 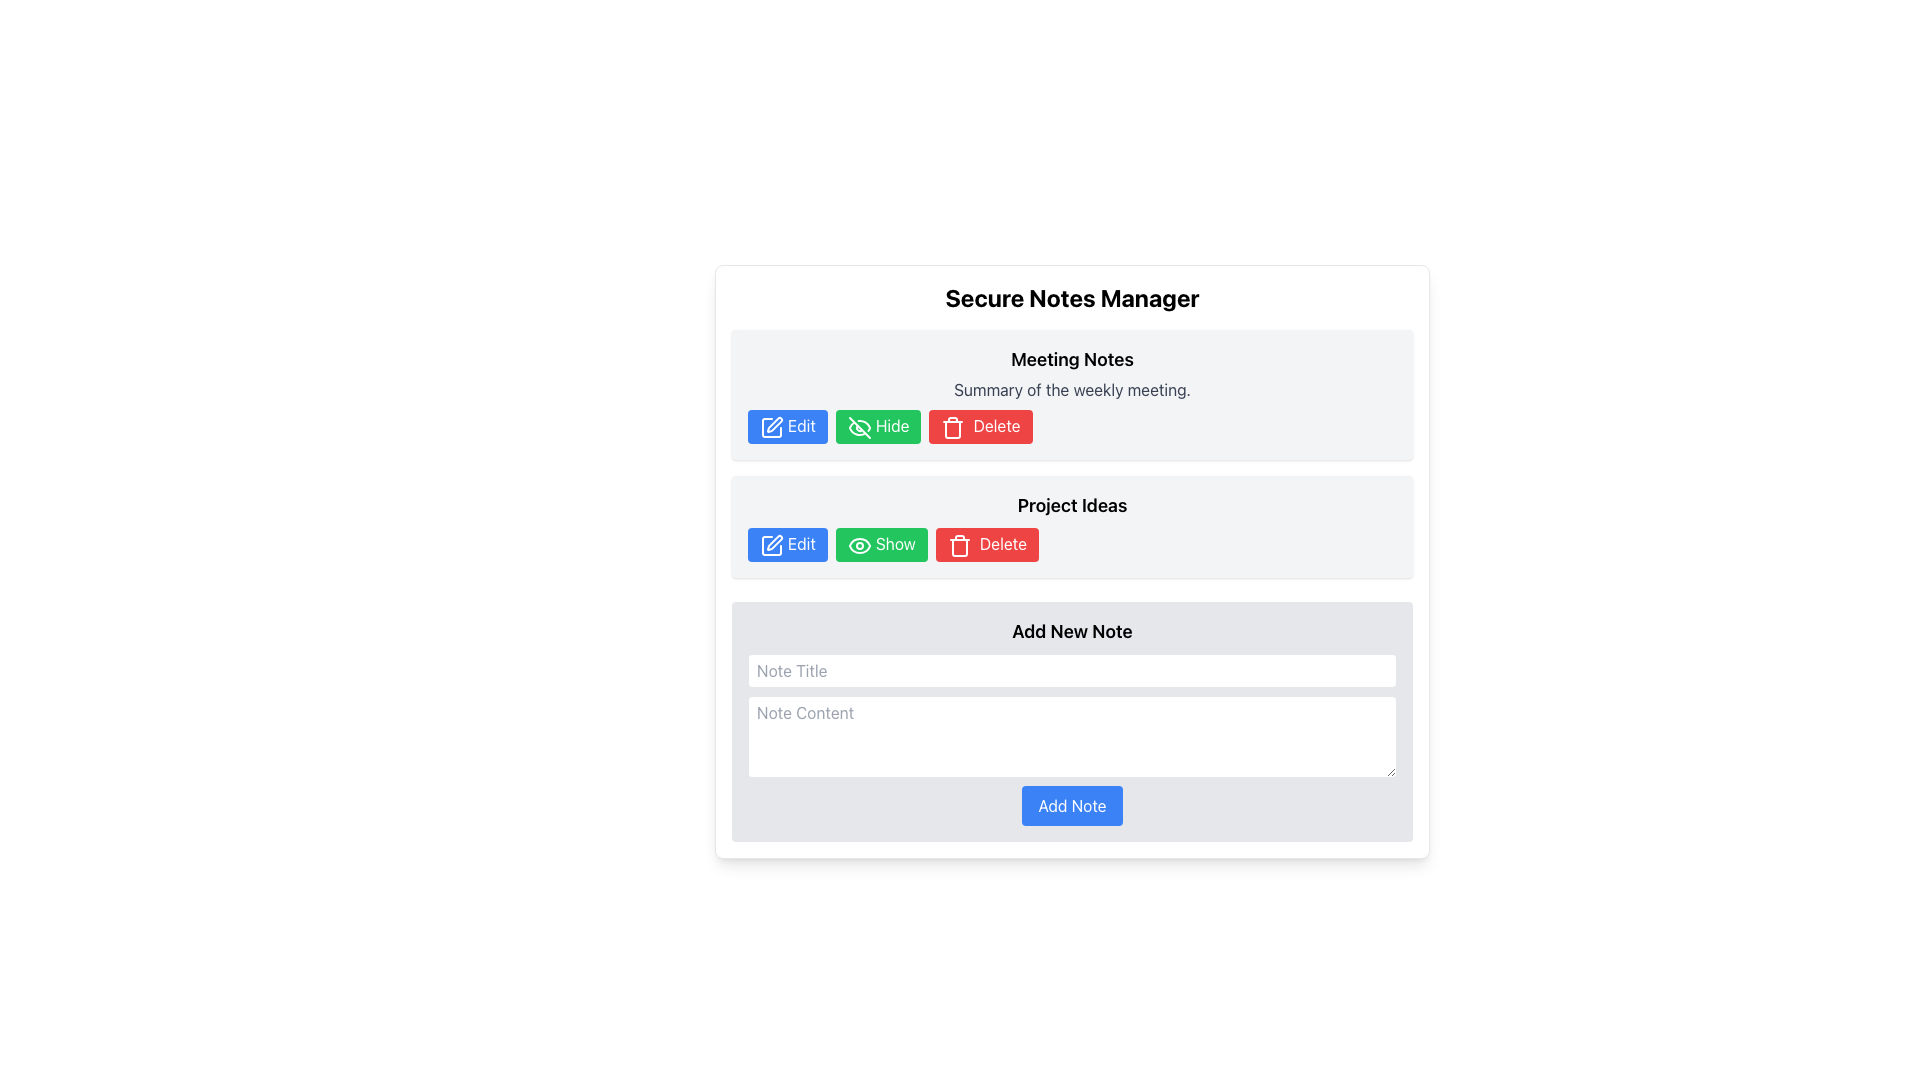 What do you see at coordinates (952, 426) in the screenshot?
I see `the 'Delete' button that contains the trash can icon, which is styled with a red background and white text, positioned to the right of the green 'Hide' or 'Show' button` at bounding box center [952, 426].